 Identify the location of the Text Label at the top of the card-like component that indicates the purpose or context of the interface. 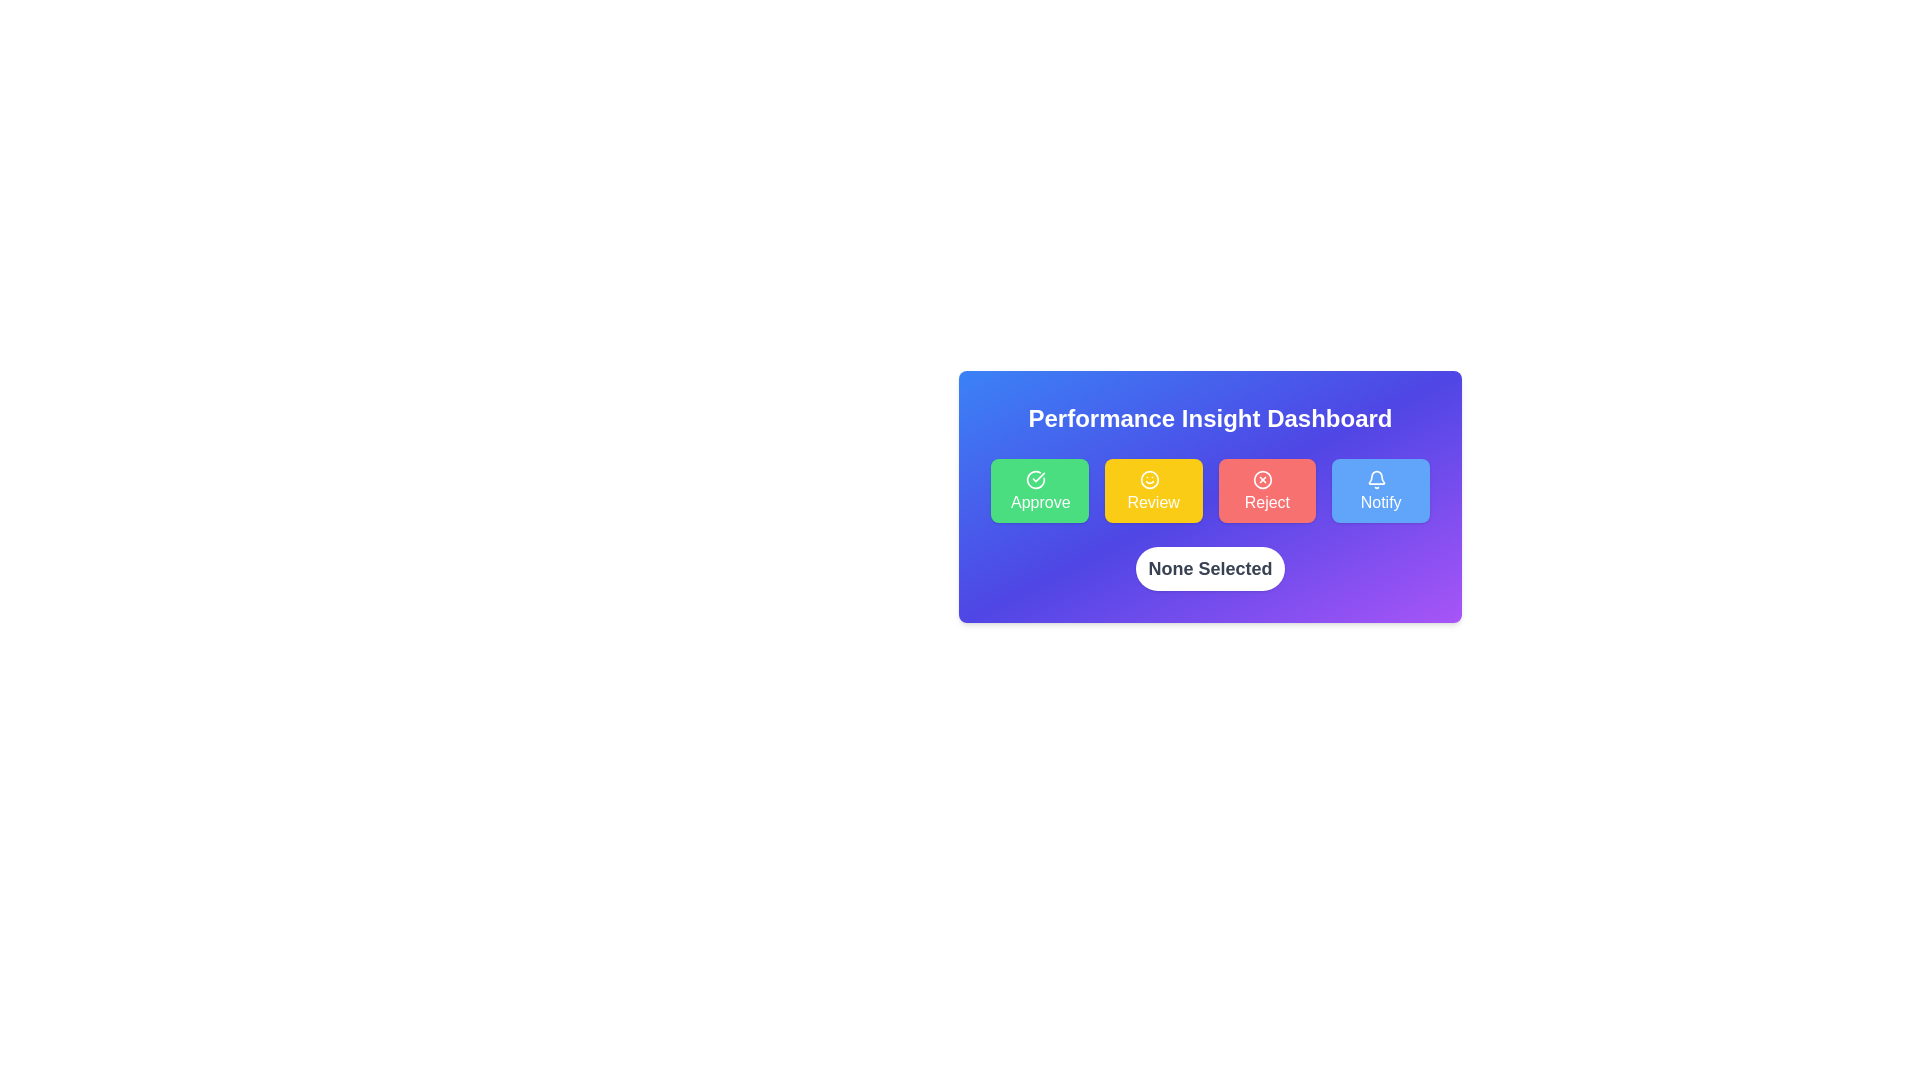
(1209, 418).